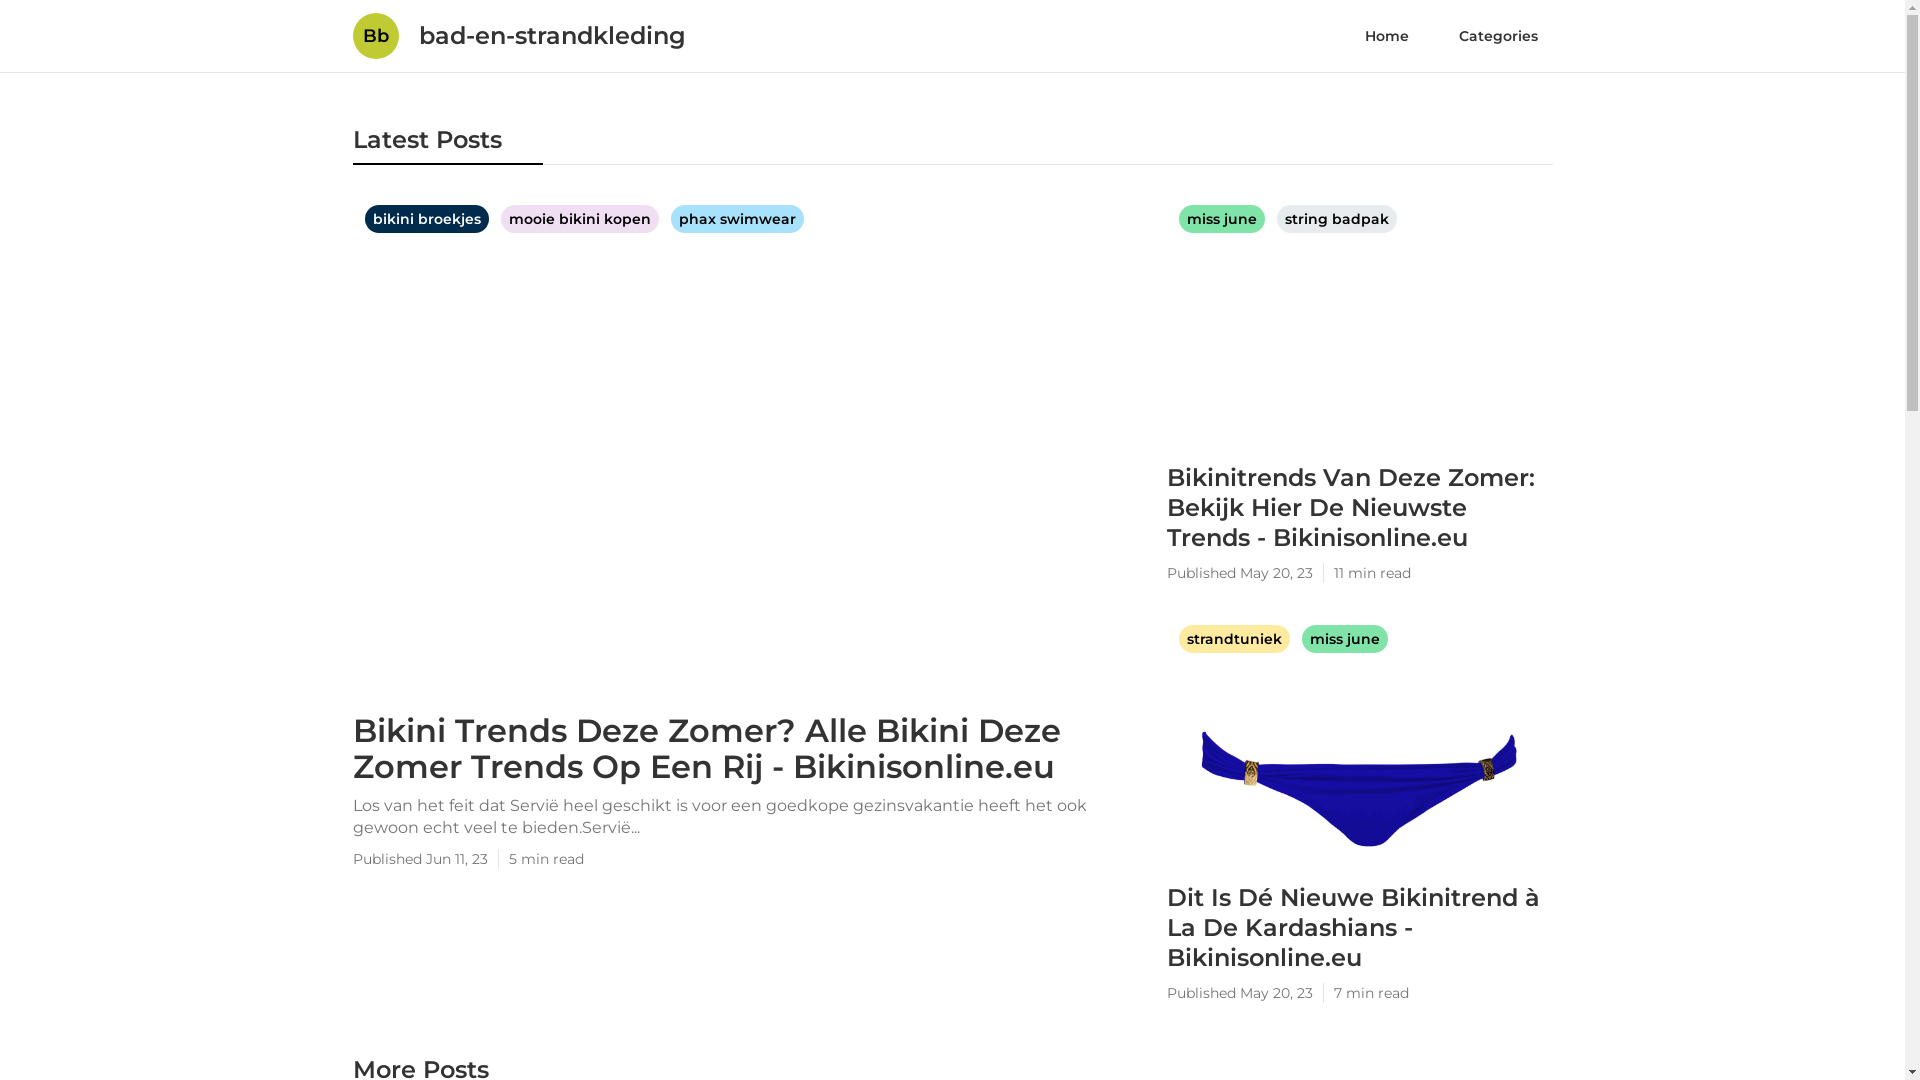 Image resolution: width=1920 pixels, height=1080 pixels. What do you see at coordinates (1275, 219) in the screenshot?
I see `'string badpak'` at bounding box center [1275, 219].